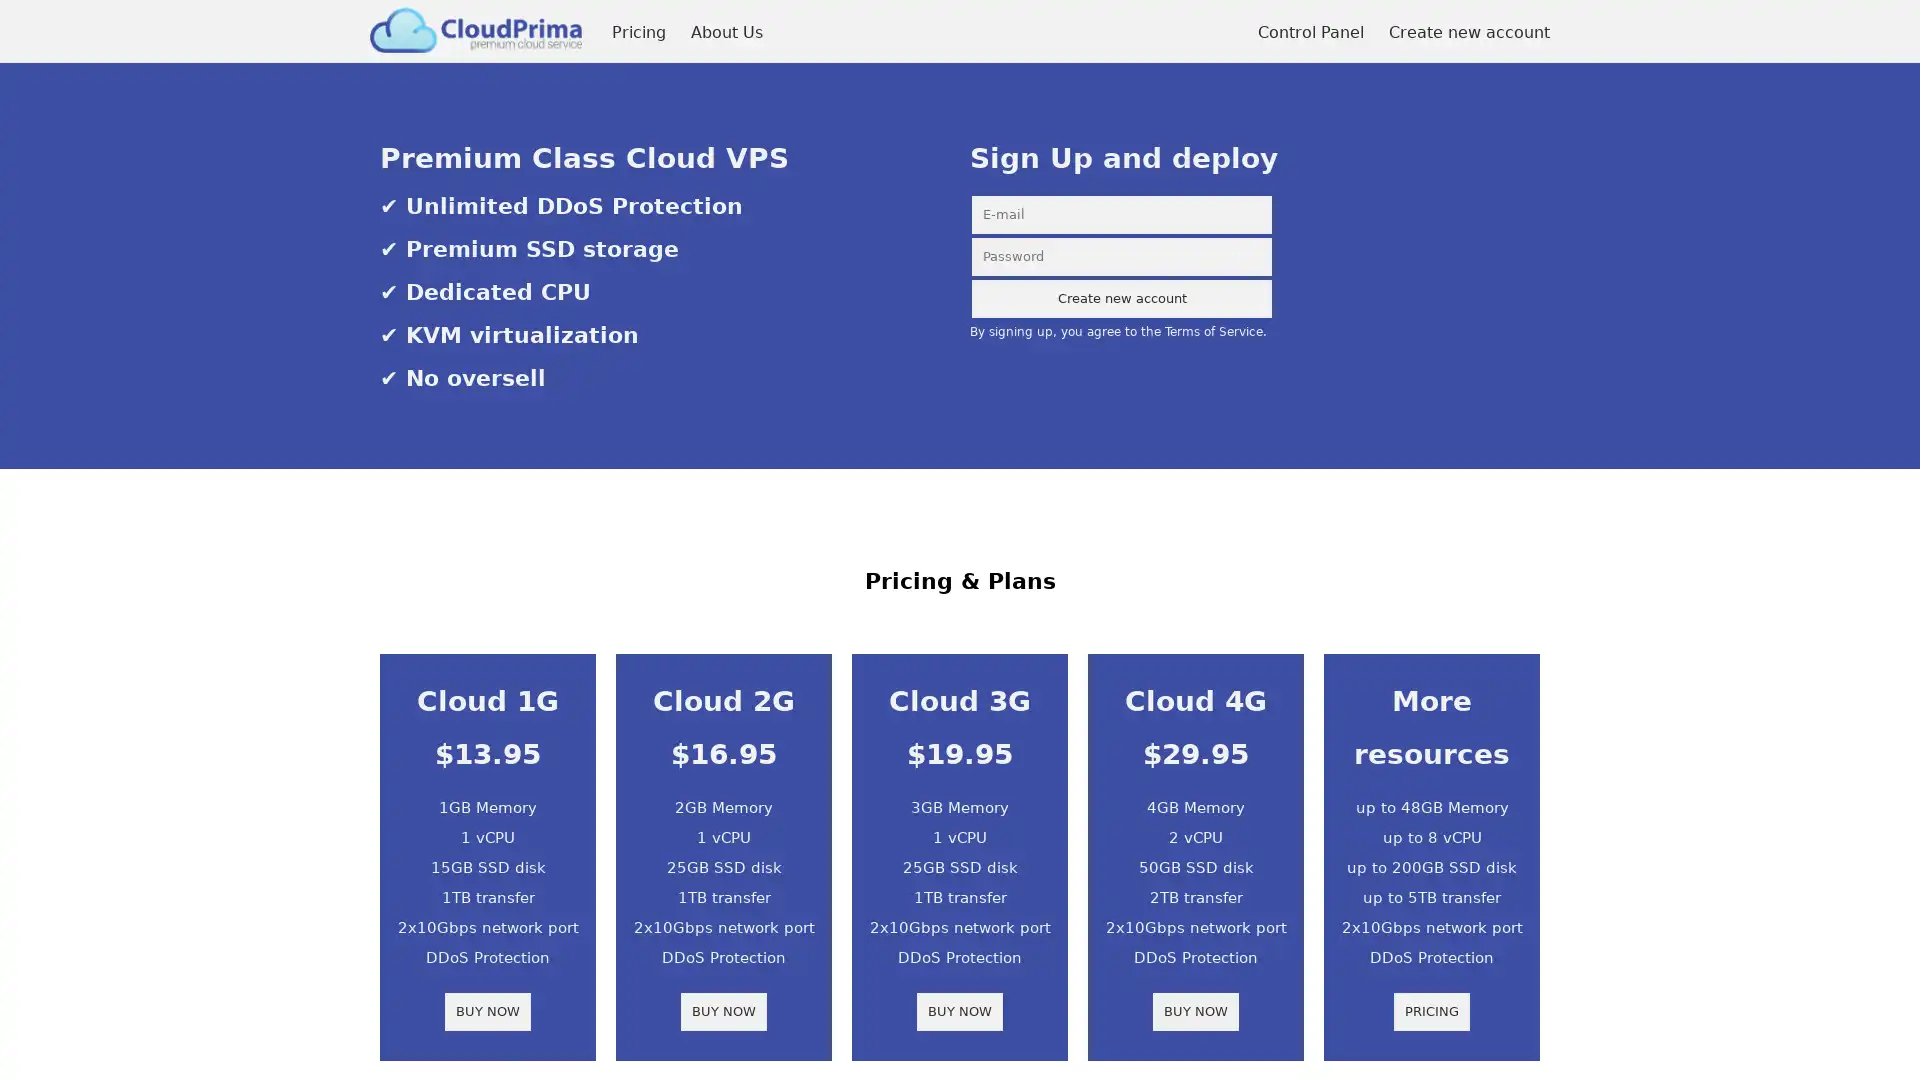 The image size is (1920, 1080). What do you see at coordinates (1195, 1011) in the screenshot?
I see `buy now` at bounding box center [1195, 1011].